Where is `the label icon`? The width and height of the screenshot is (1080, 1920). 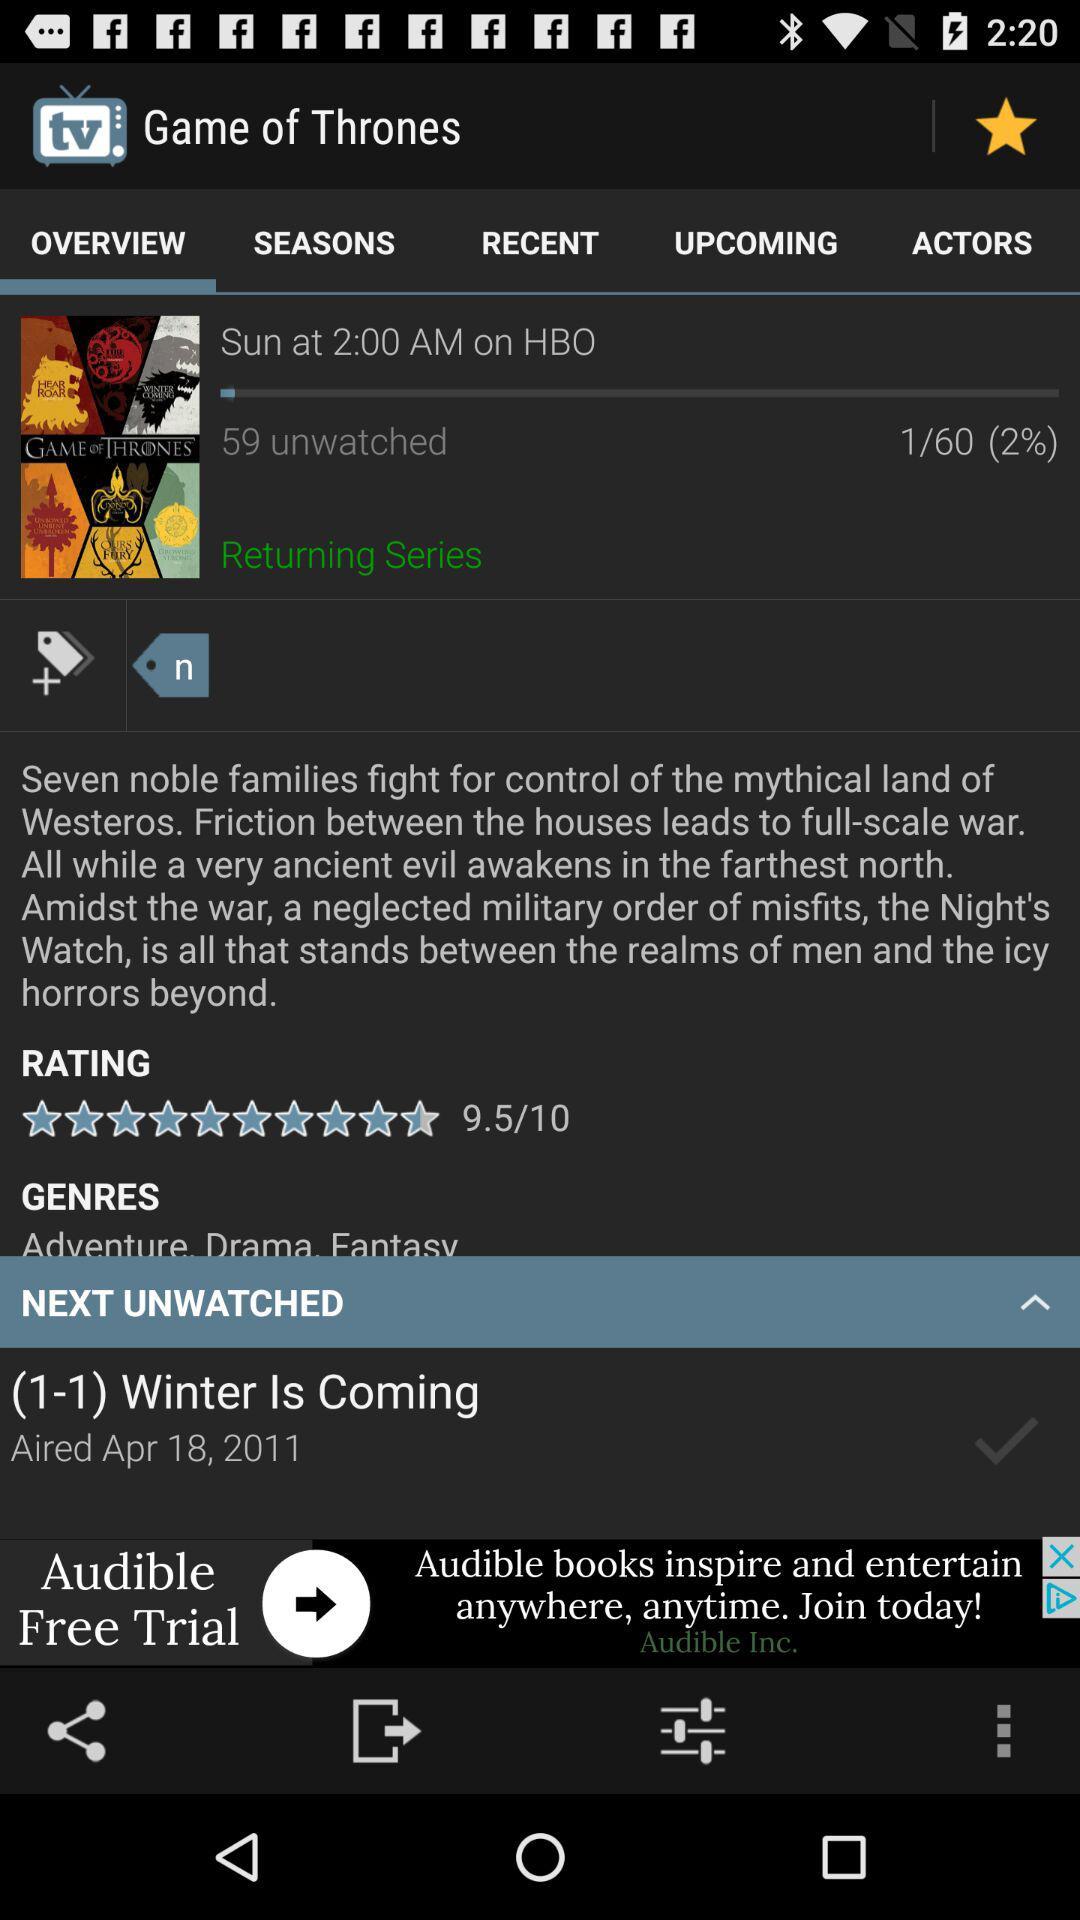
the label icon is located at coordinates (61, 709).